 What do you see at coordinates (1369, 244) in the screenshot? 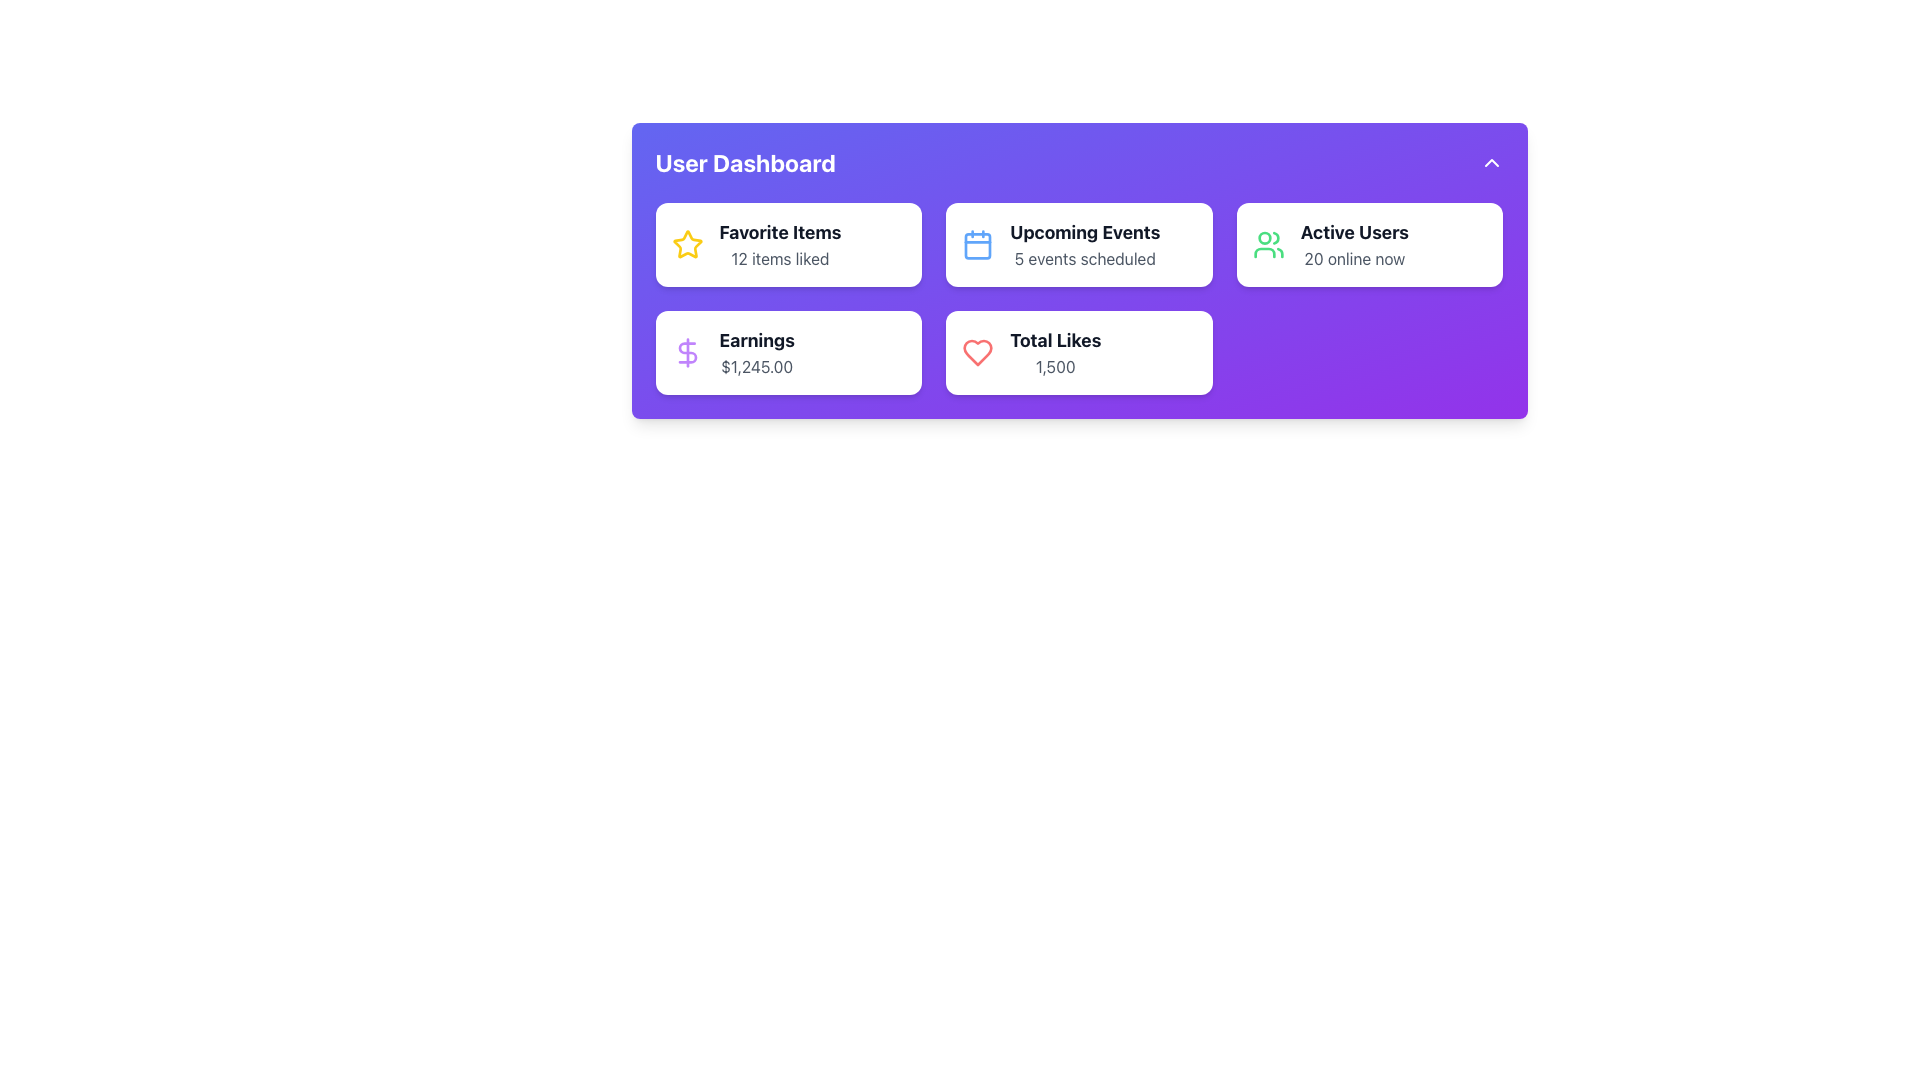
I see `the active users summary card located in the top-right section of the User Dashboard` at bounding box center [1369, 244].